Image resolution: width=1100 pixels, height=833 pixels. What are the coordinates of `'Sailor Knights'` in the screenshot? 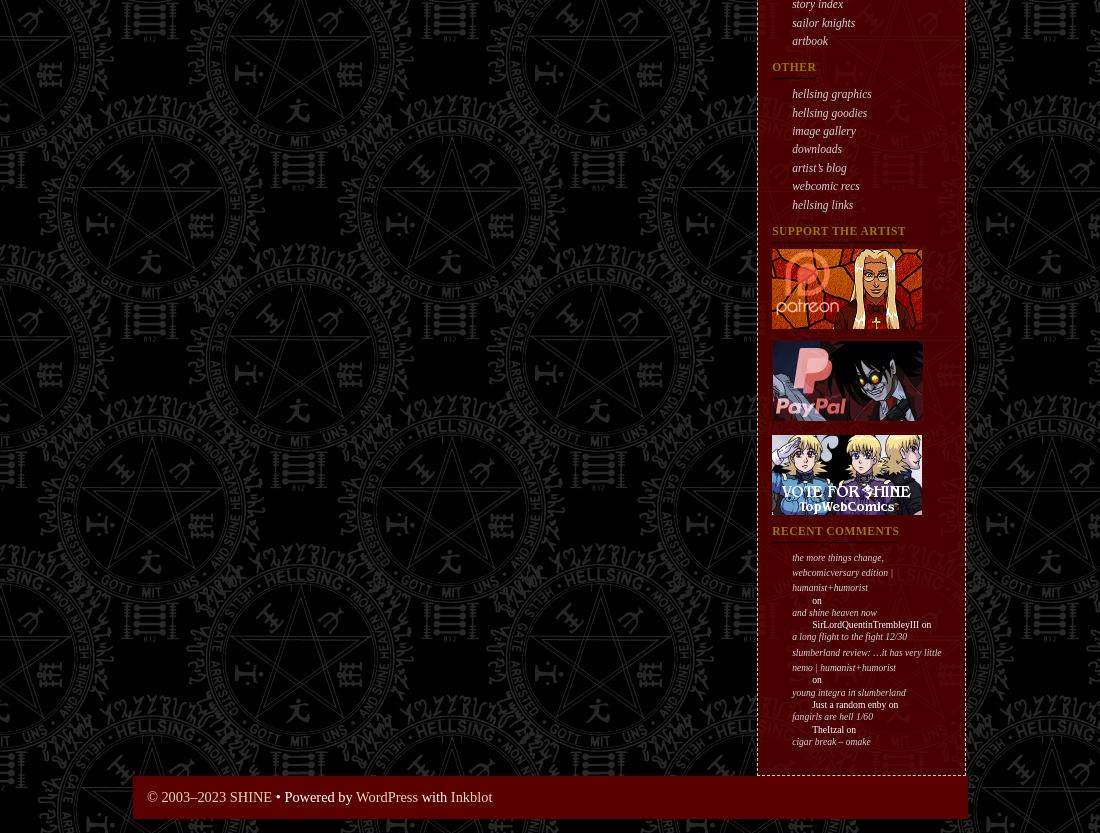 It's located at (823, 21).